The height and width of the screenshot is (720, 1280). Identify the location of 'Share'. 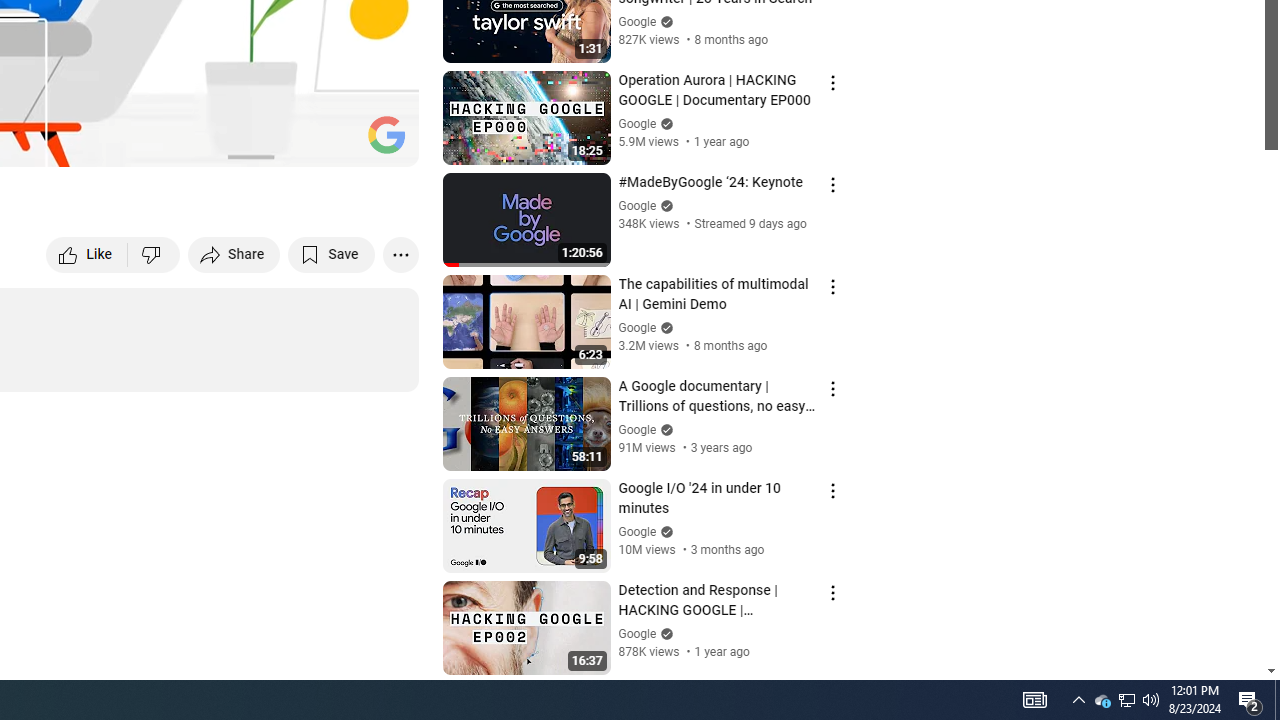
(234, 253).